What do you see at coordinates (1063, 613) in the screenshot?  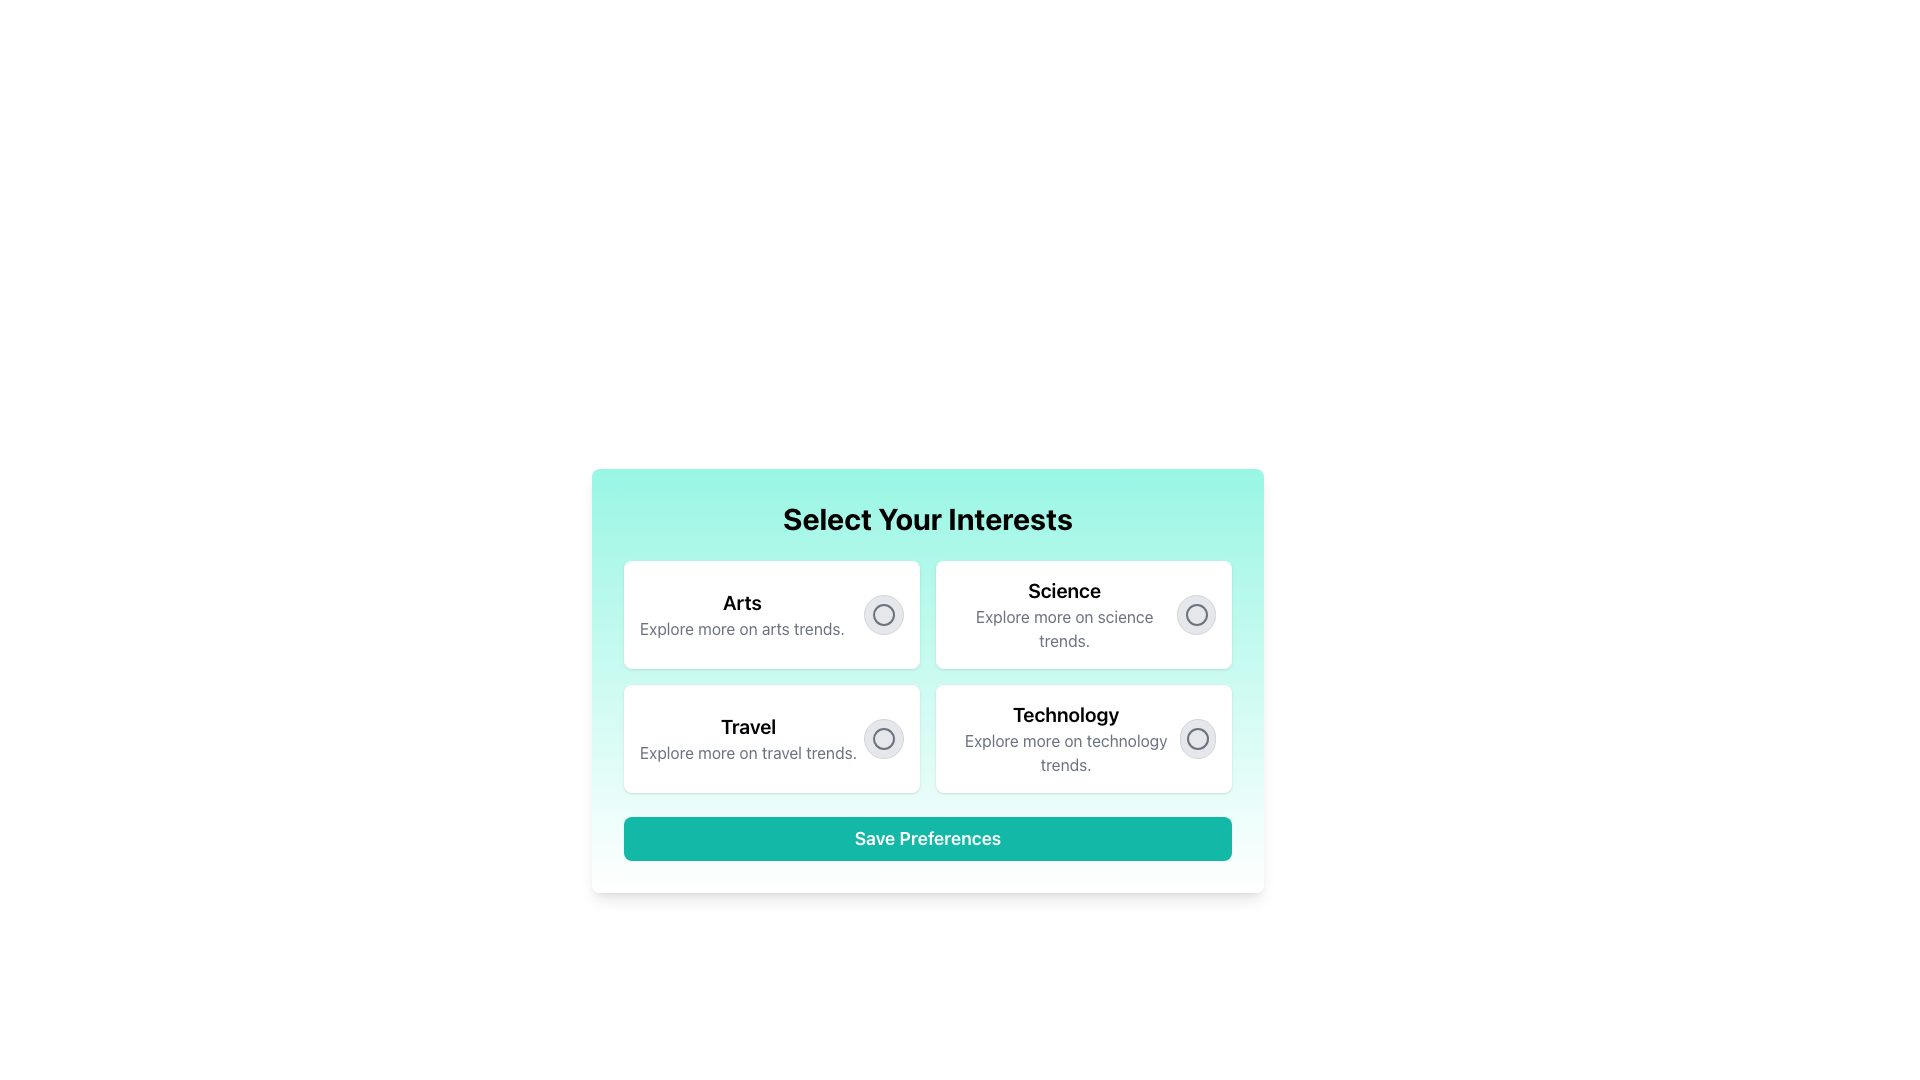 I see `the Text block displaying 'Science' and 'Explore more on science trends' located in the top right quadrant of the 'Select Your Interests' layout` at bounding box center [1063, 613].